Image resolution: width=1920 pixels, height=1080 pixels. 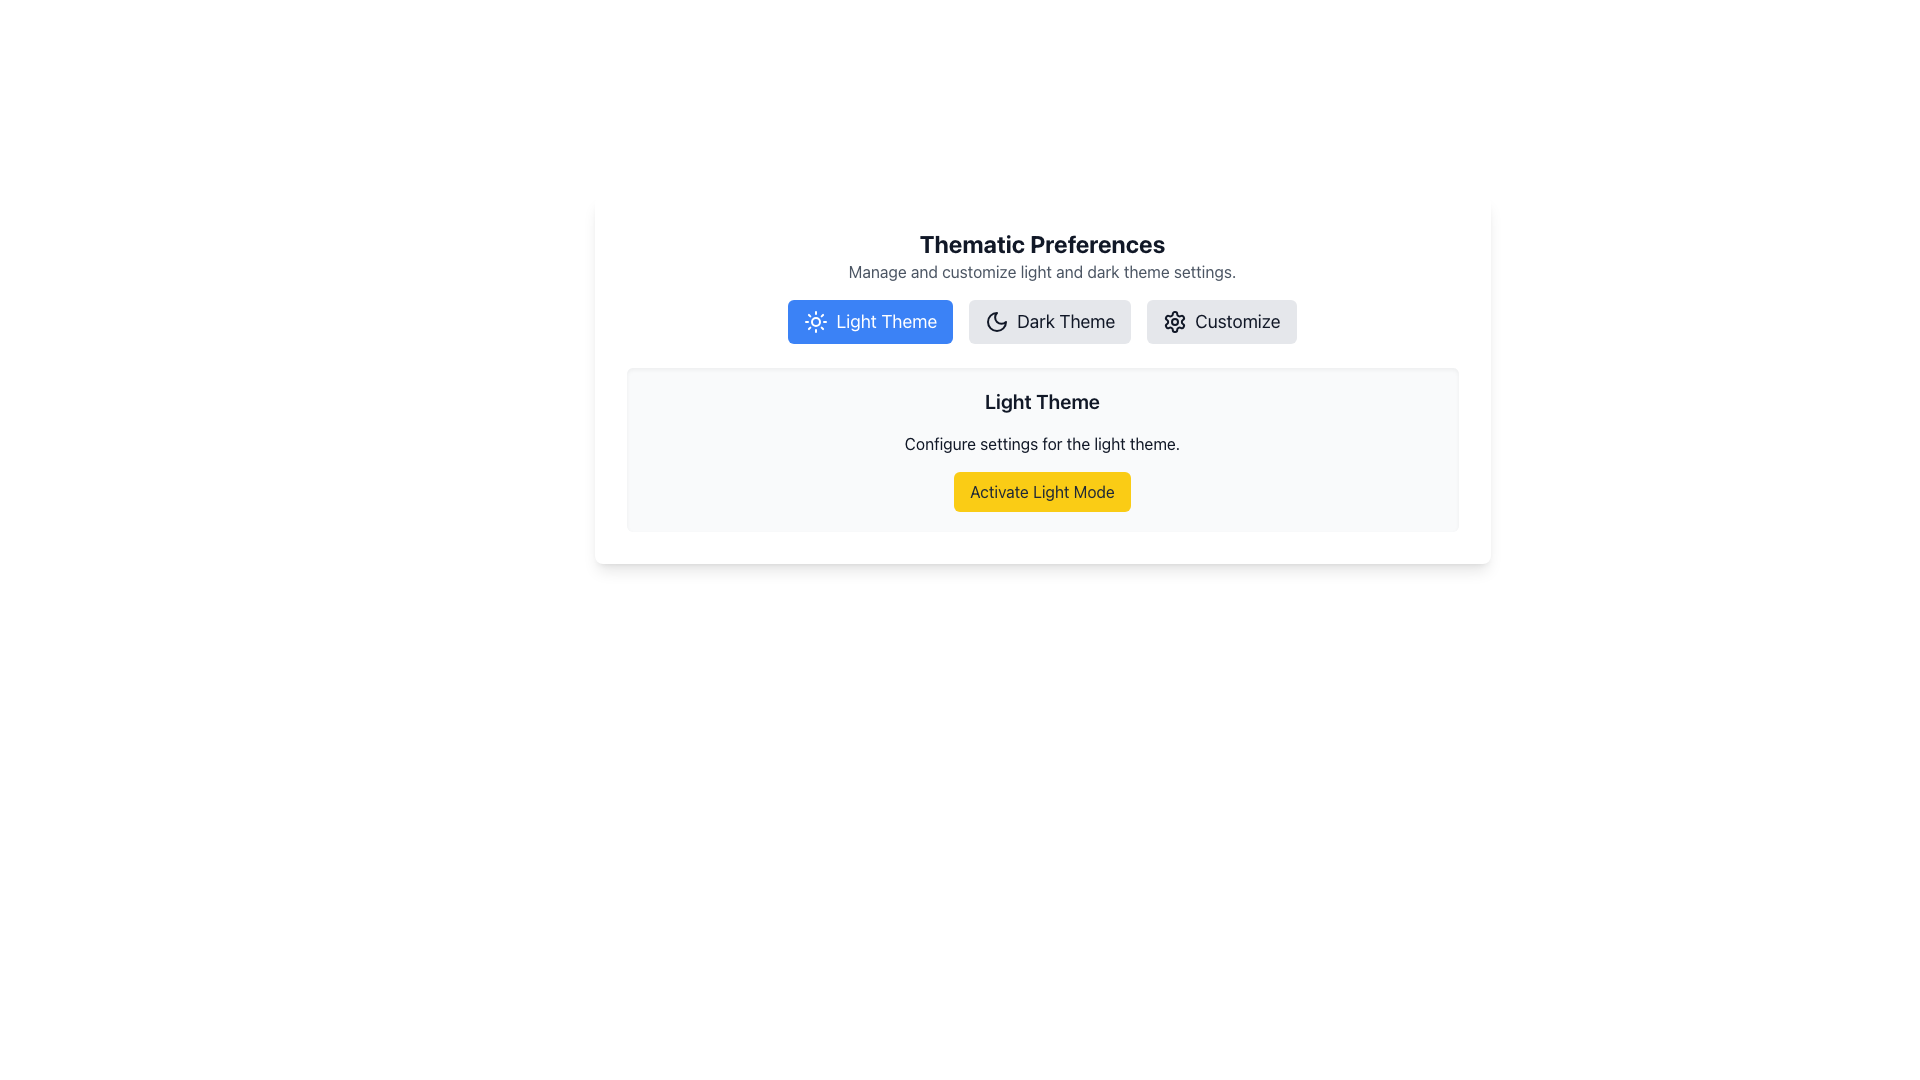 What do you see at coordinates (870, 320) in the screenshot?
I see `the light theme toggle button using keyboard navigation` at bounding box center [870, 320].